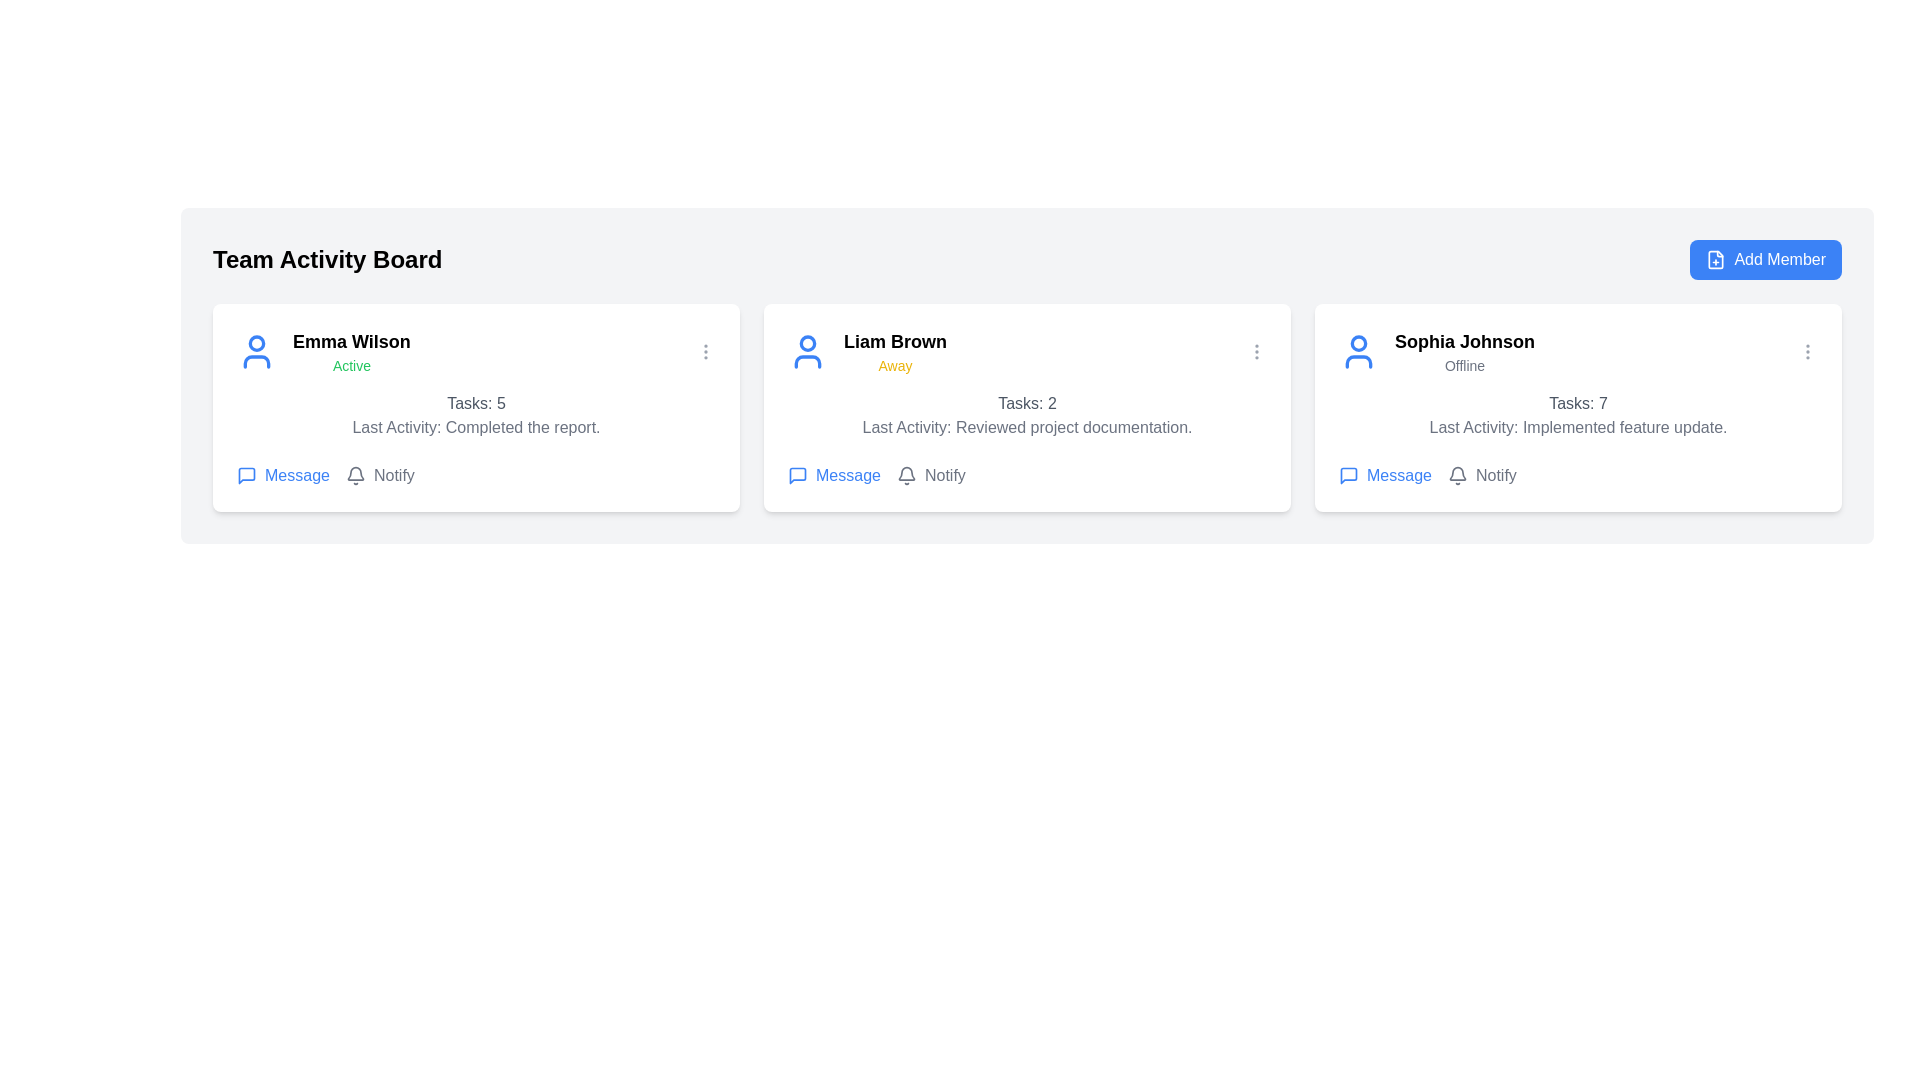 Image resolution: width=1920 pixels, height=1080 pixels. What do you see at coordinates (1027, 475) in the screenshot?
I see `the 'Notify' option within the interactive control group located at the bottom of the 'Liam Brown' card` at bounding box center [1027, 475].